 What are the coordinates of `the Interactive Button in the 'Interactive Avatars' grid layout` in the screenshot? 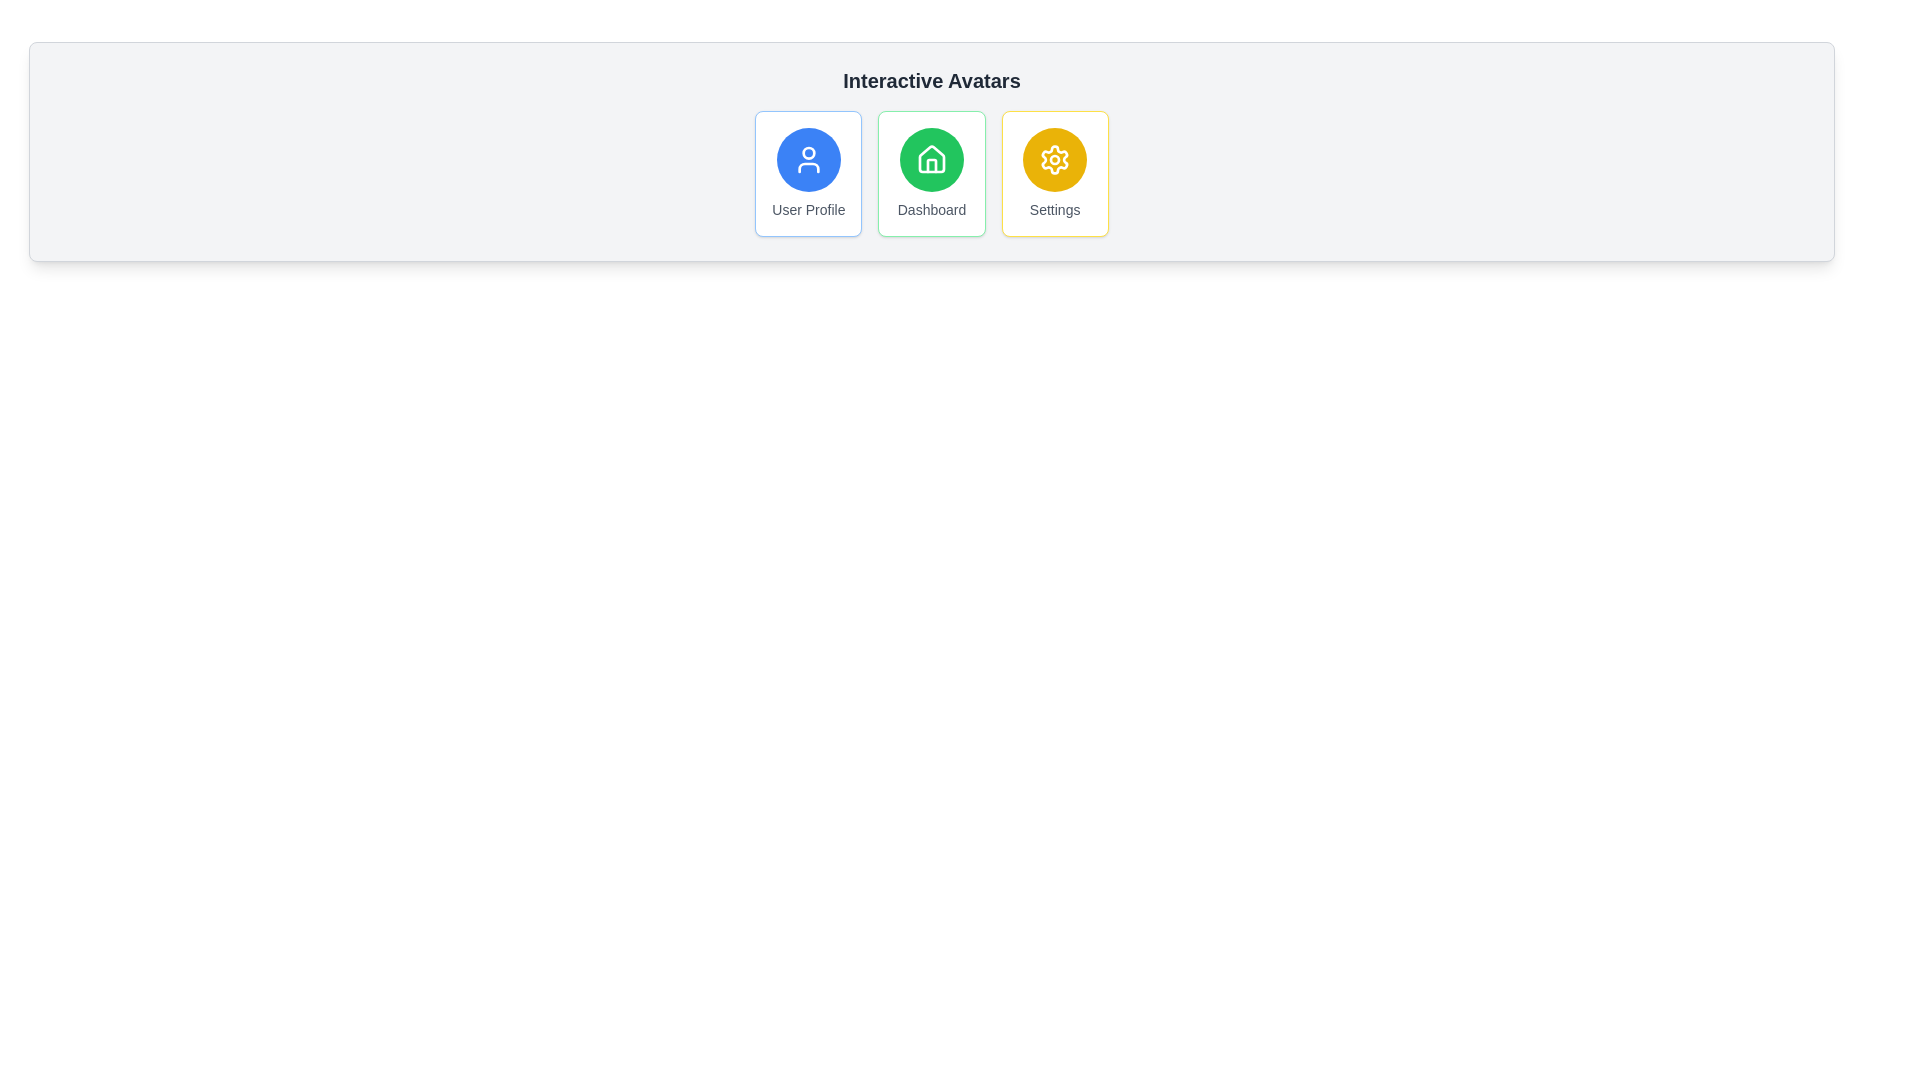 It's located at (930, 172).